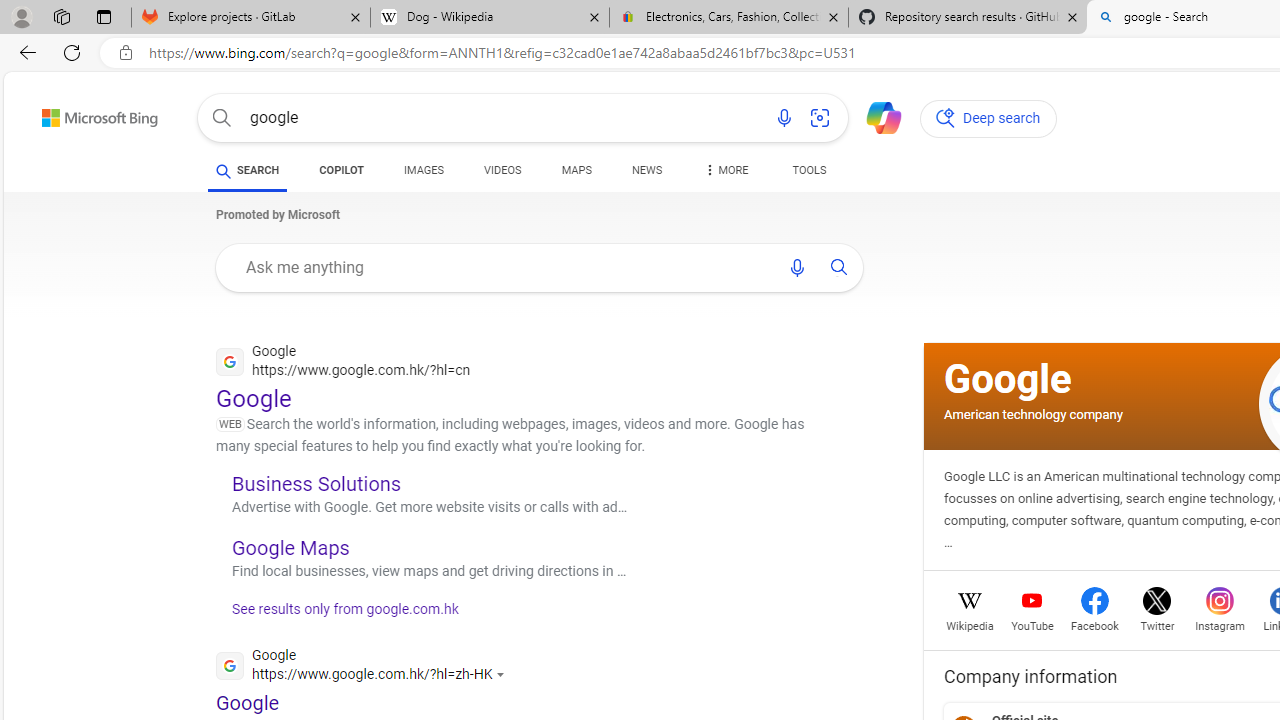 The image size is (1280, 720). What do you see at coordinates (808, 170) in the screenshot?
I see `'TOOLS'` at bounding box center [808, 170].